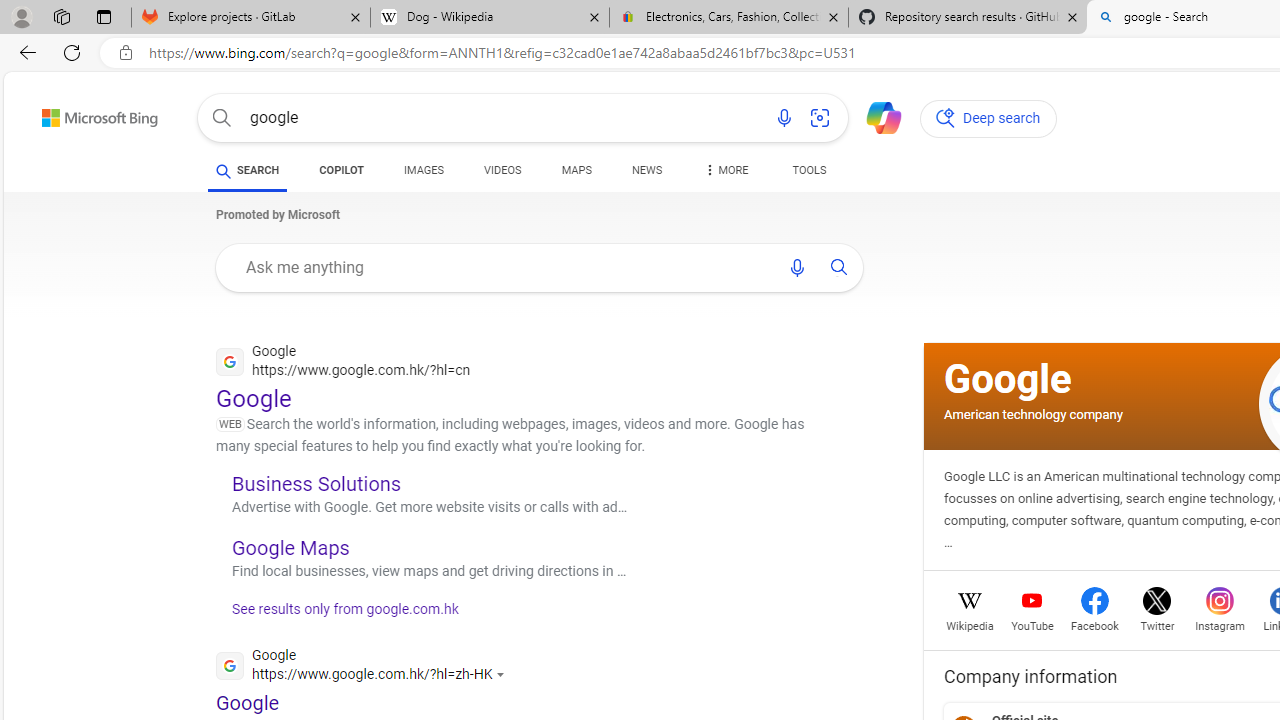 The image size is (1280, 720). What do you see at coordinates (808, 170) in the screenshot?
I see `'TOOLS'` at bounding box center [808, 170].